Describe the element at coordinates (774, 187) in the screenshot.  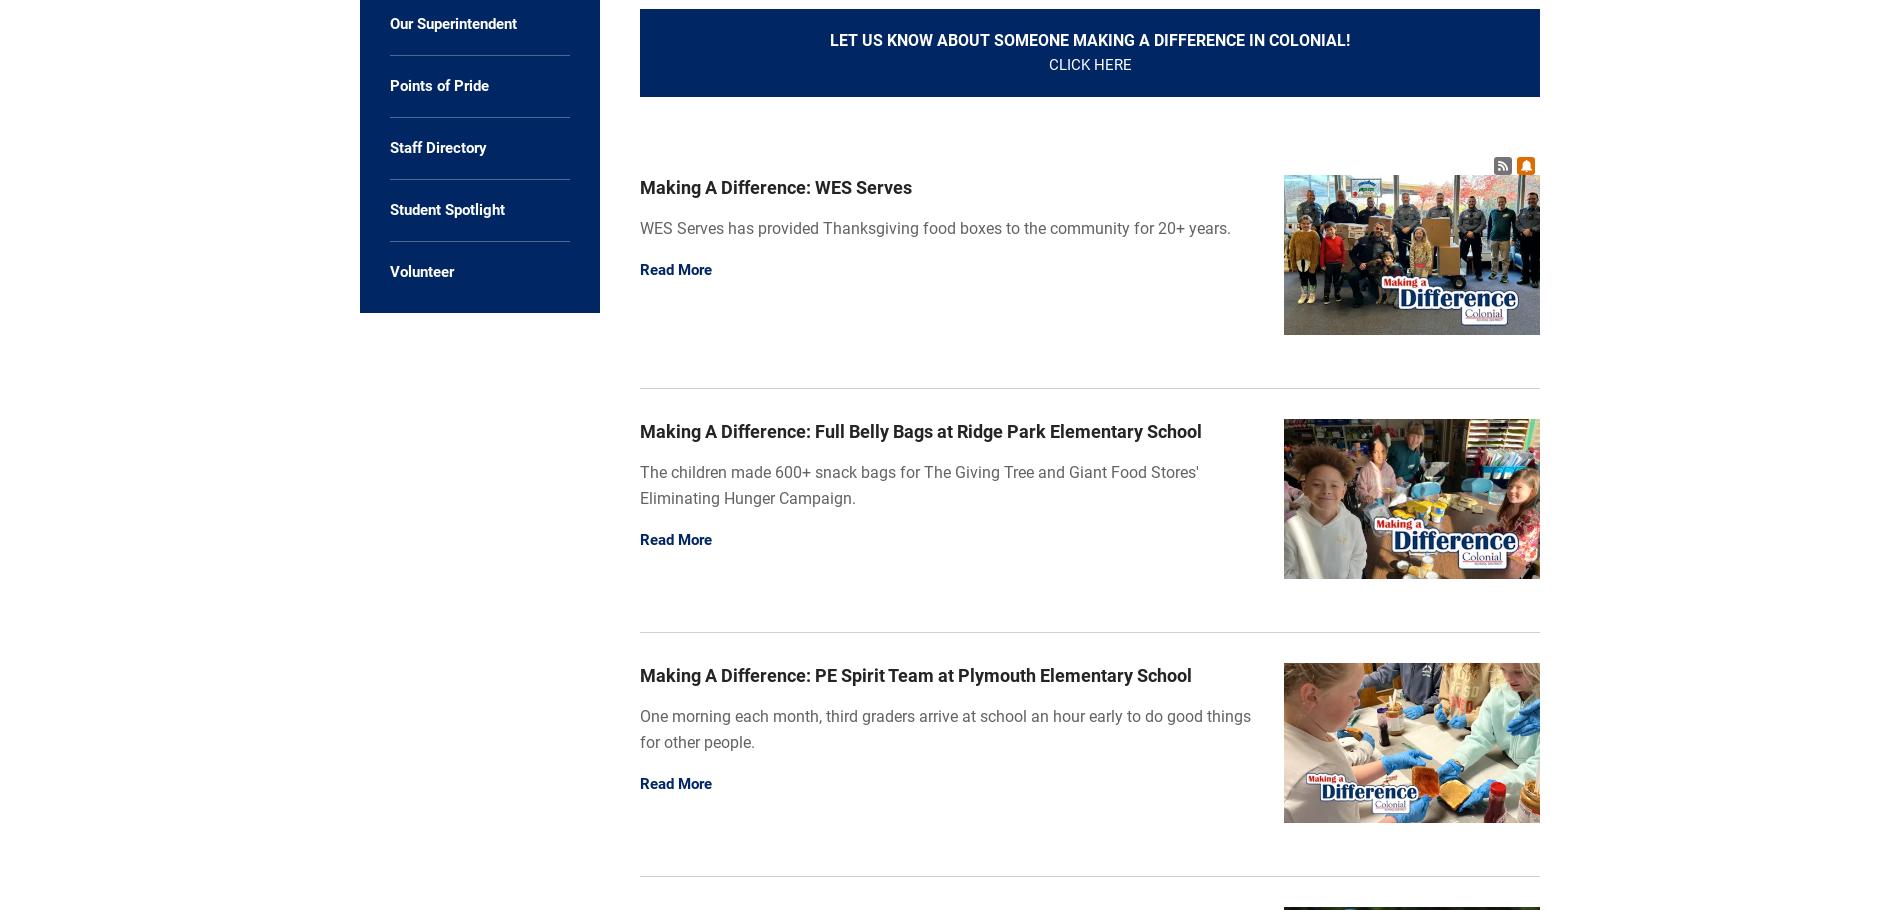
I see `'Making A Difference: WES Serves'` at that location.